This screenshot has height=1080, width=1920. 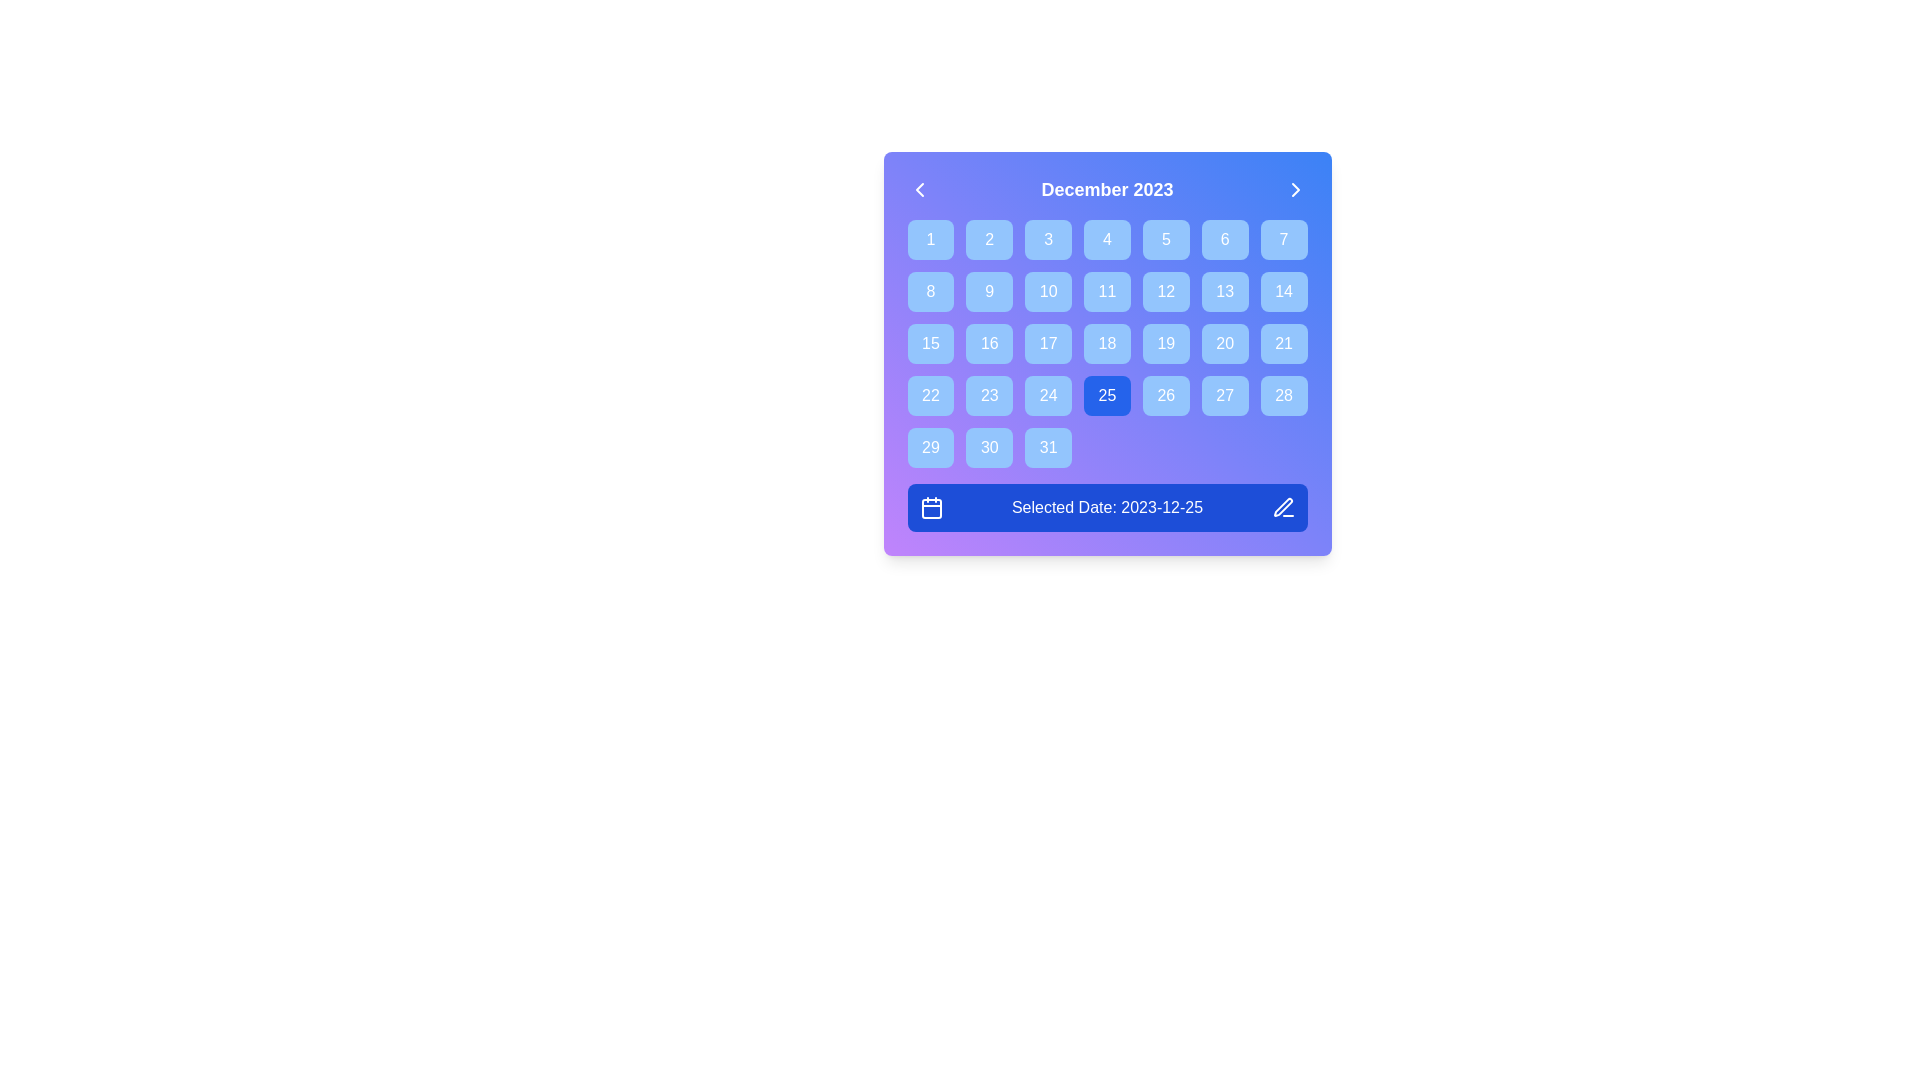 I want to click on the calendar date element representing the 14th, located in the second row and seventh column of the grid, to potentially reveal additional information, so click(x=1284, y=292).